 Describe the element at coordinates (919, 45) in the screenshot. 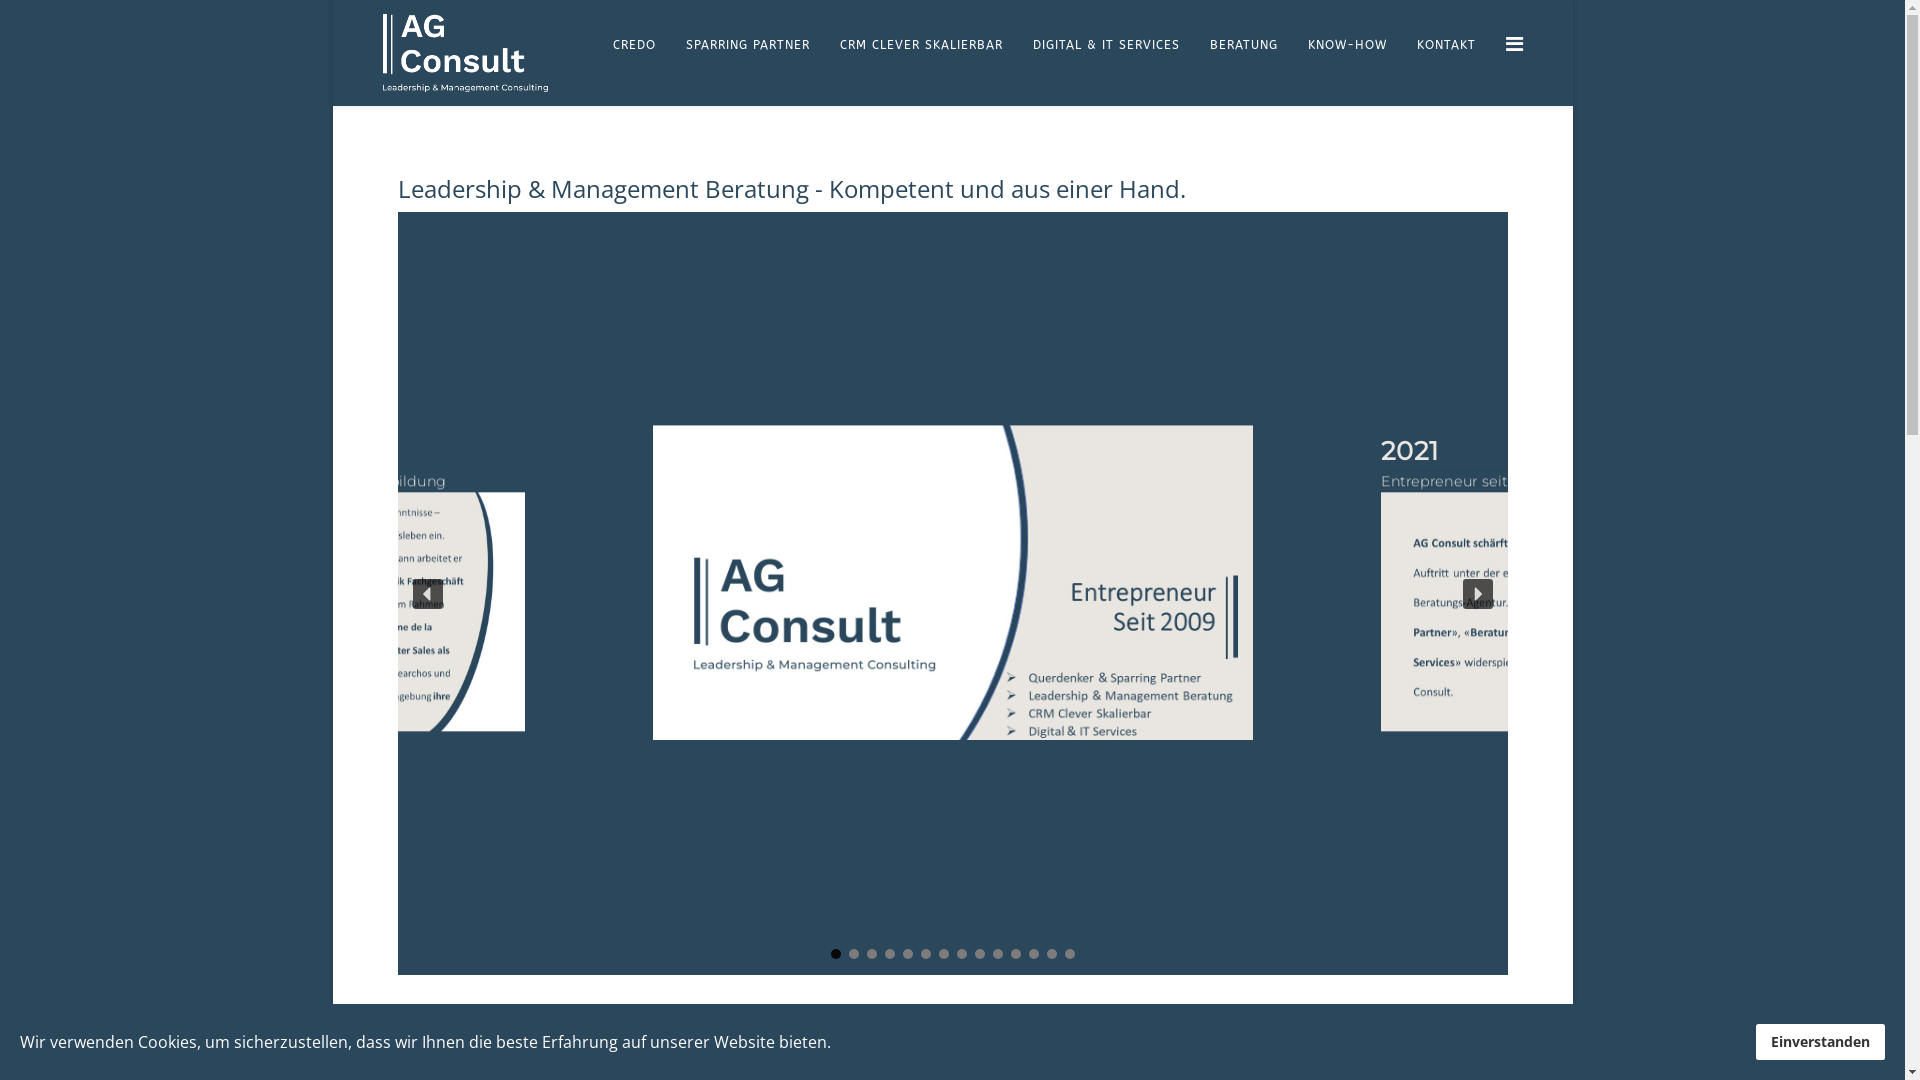

I see `'CRM CLEVER SKALIERBAR'` at that location.